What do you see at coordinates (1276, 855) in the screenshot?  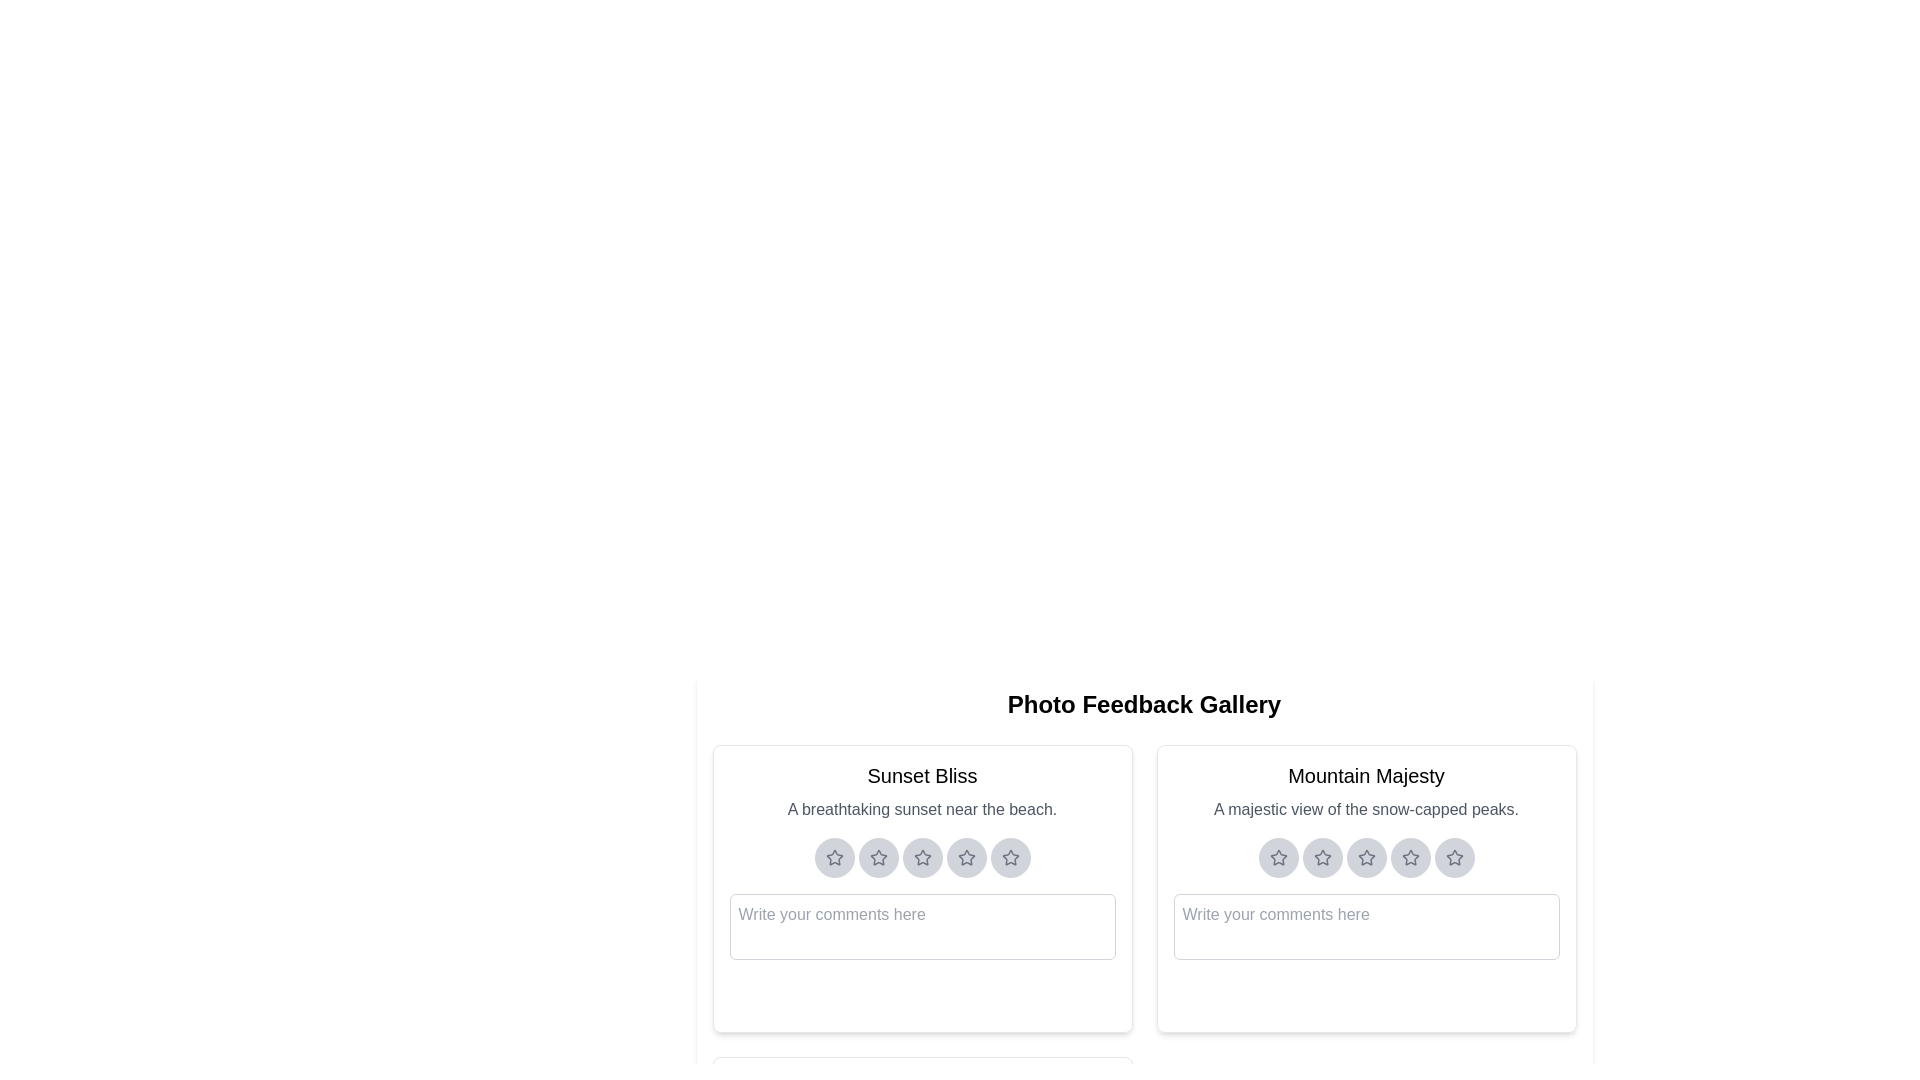 I see `the first interactive star icon for rating in the Photo Feedback Gallery to rate the Mountain Majesty photo` at bounding box center [1276, 855].